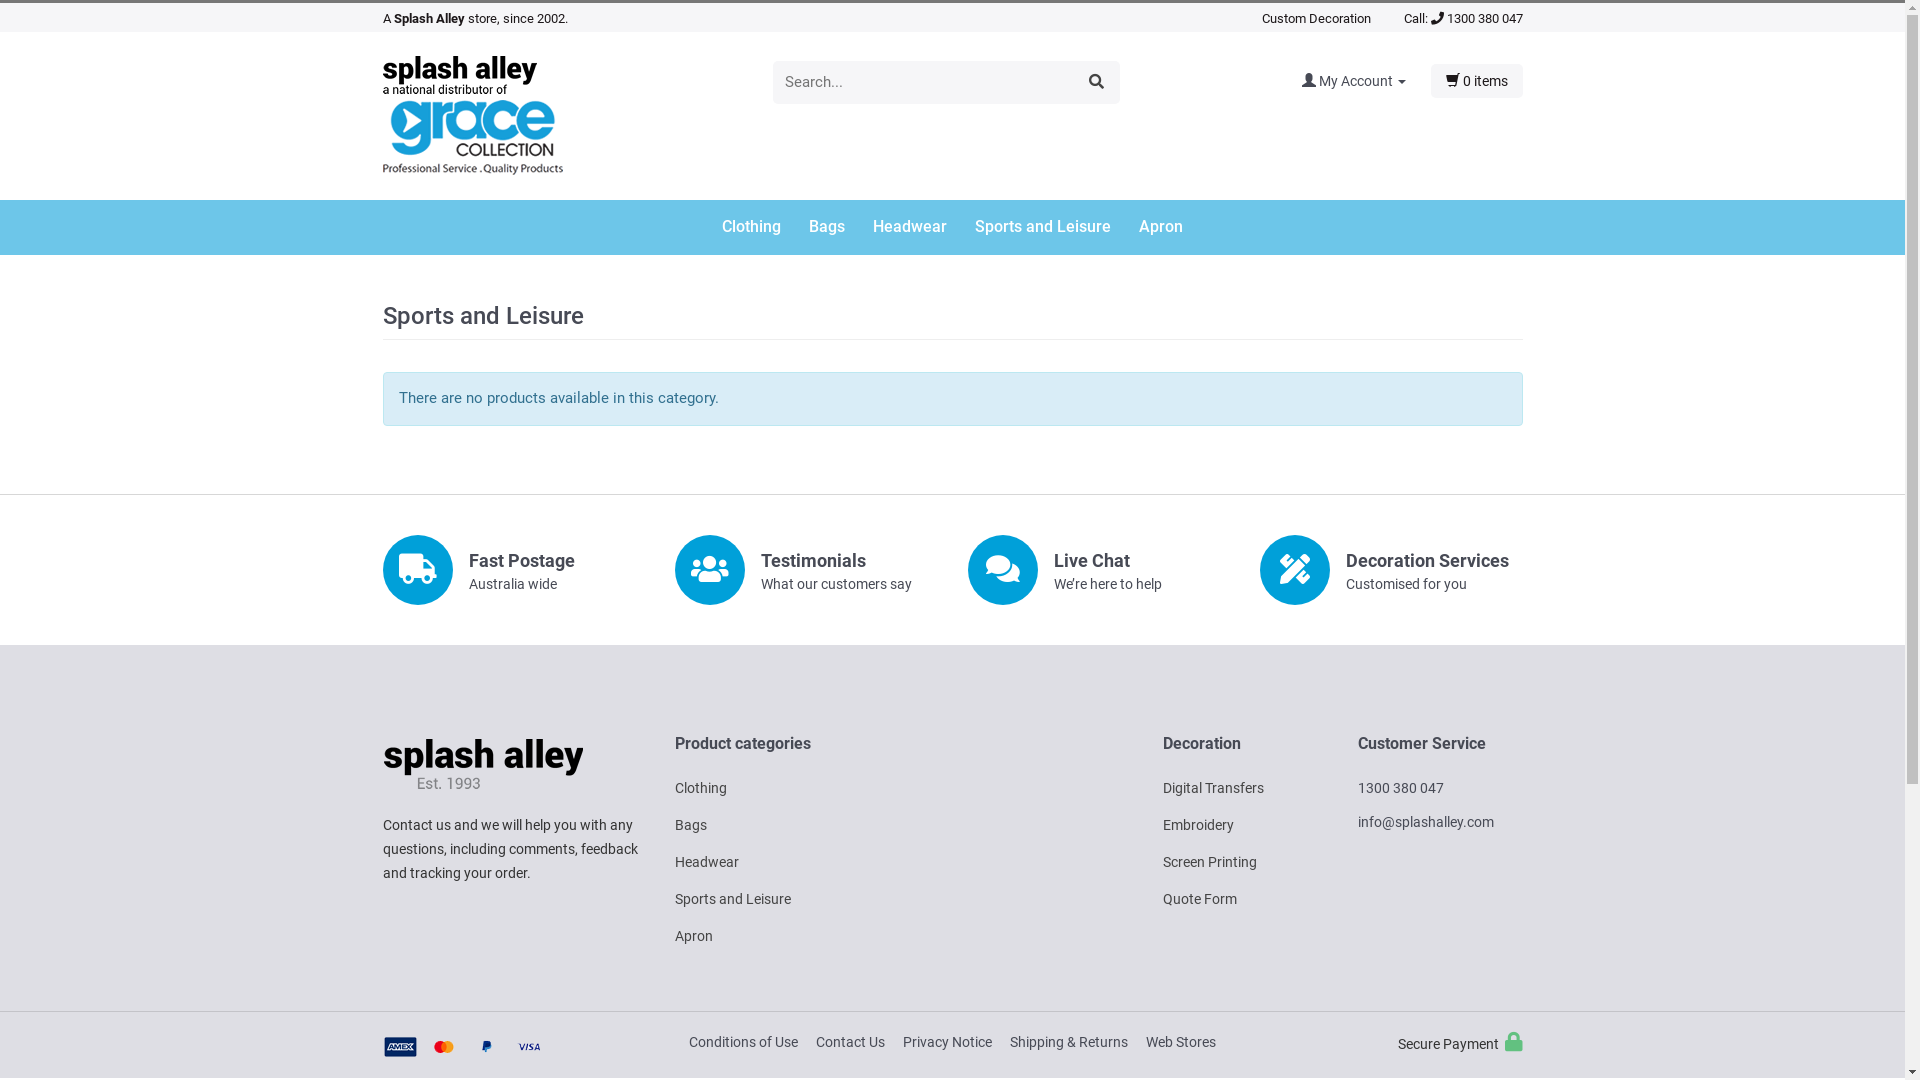  I want to click on 'My Account', so click(1365, 80).